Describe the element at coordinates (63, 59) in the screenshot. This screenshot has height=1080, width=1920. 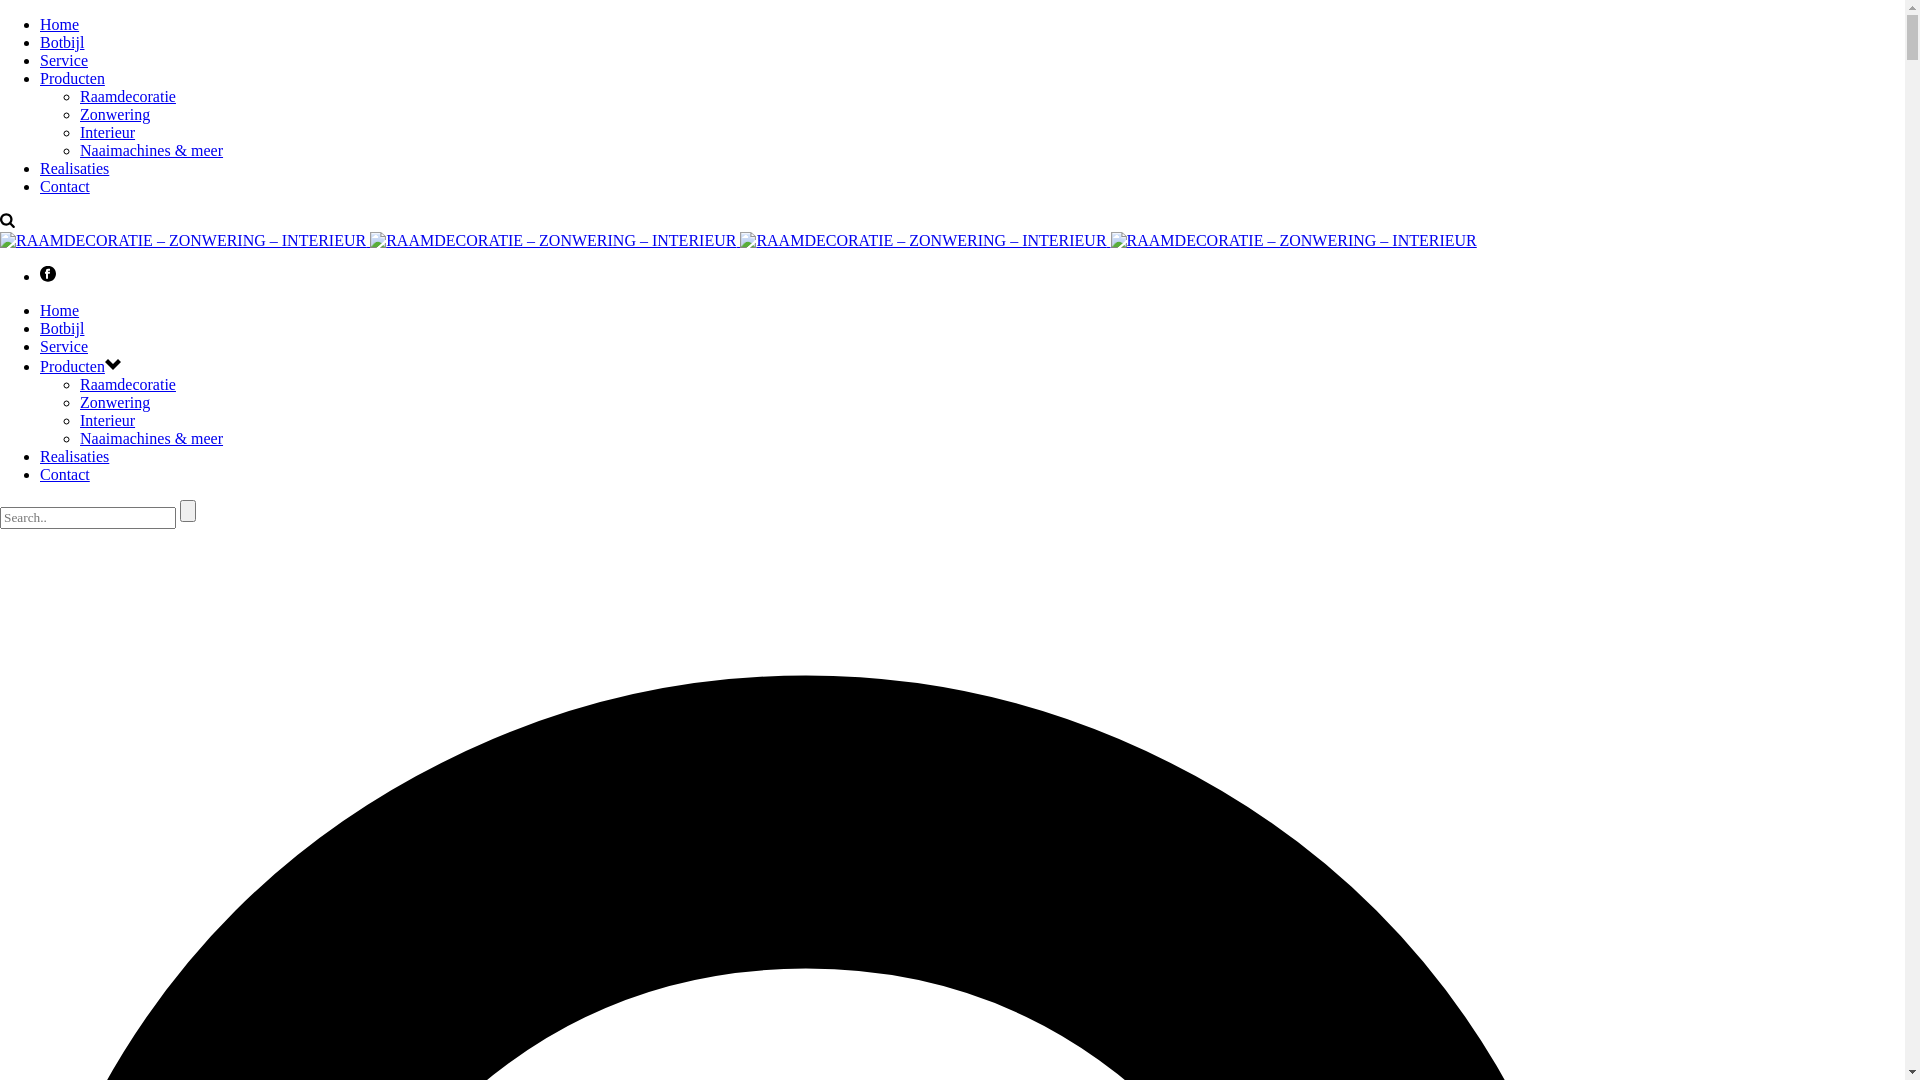
I see `'Service'` at that location.